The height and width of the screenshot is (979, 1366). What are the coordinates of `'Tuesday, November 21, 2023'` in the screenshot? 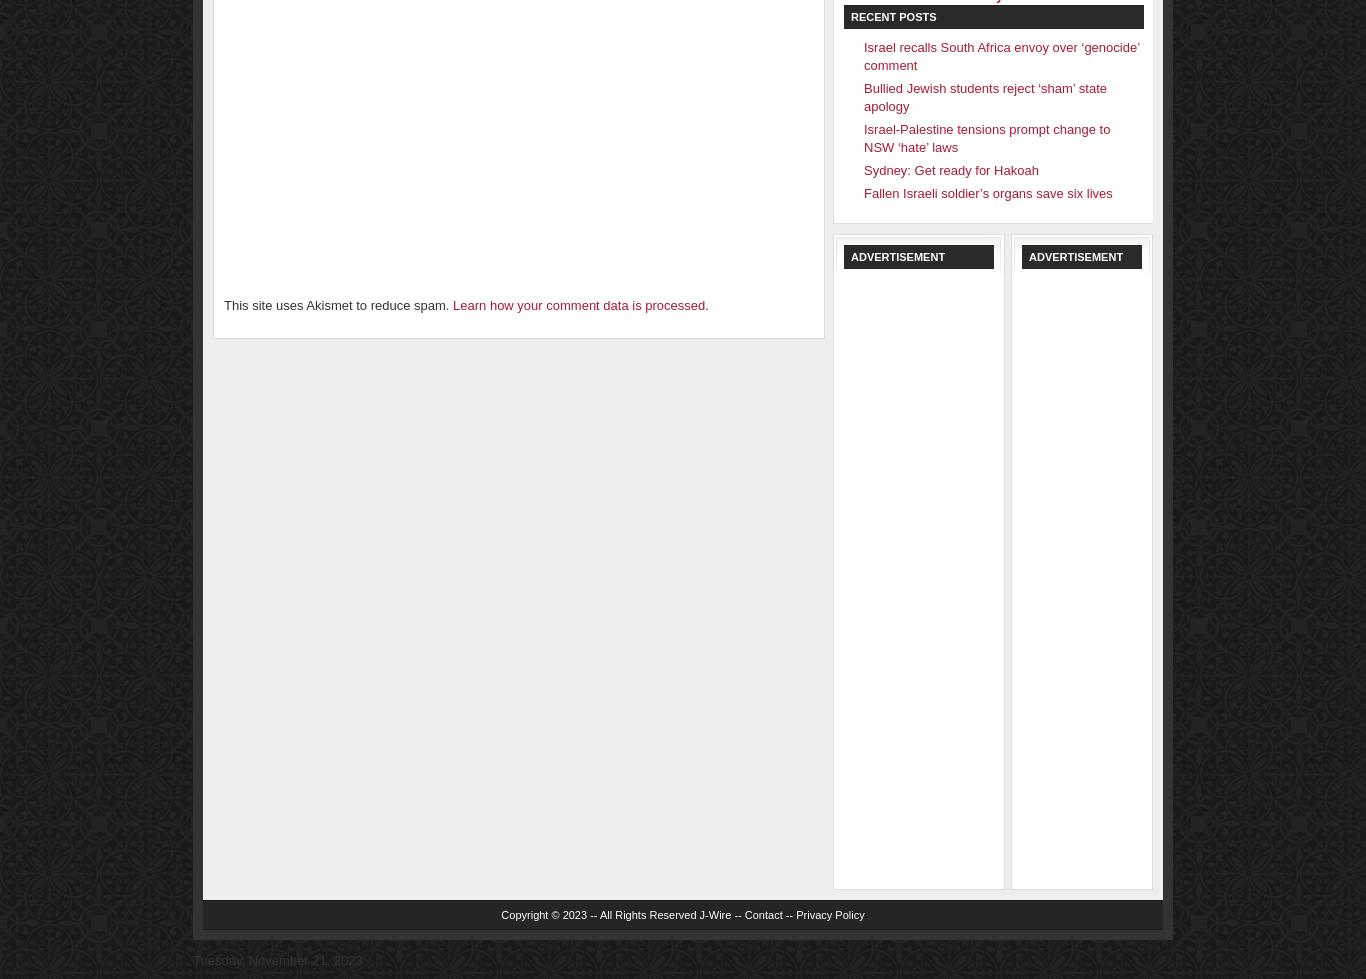 It's located at (192, 959).